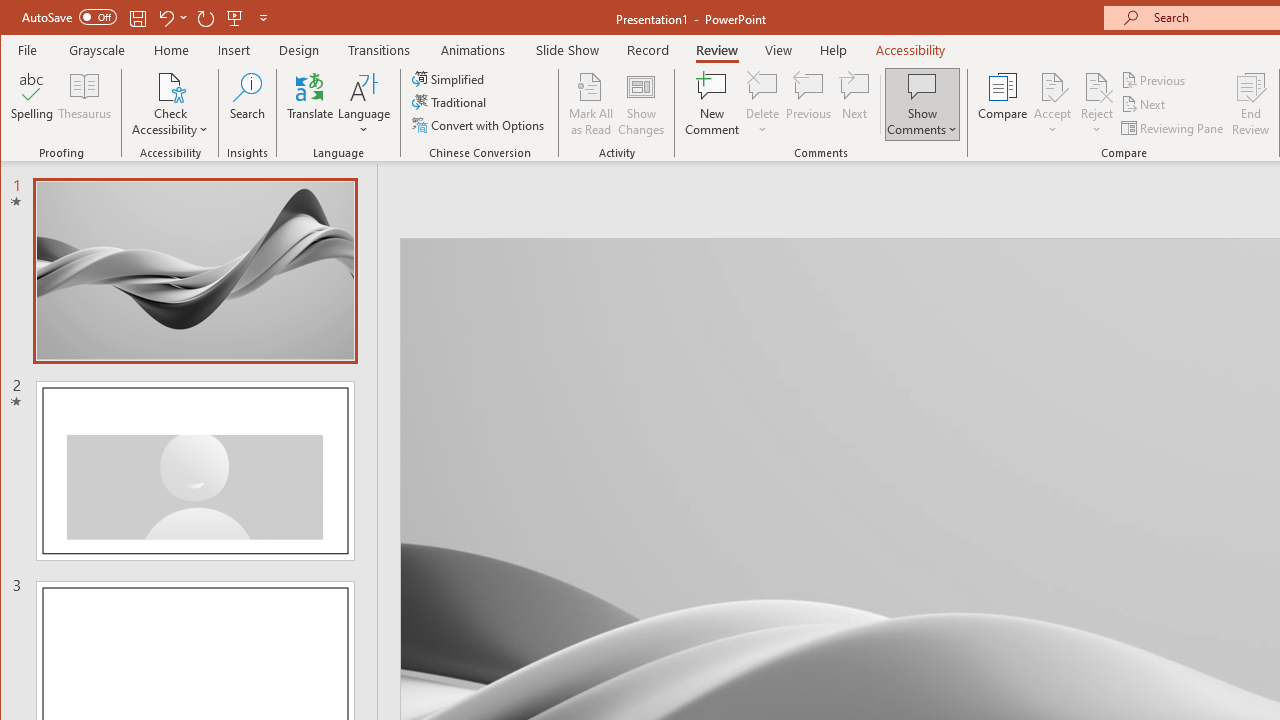  I want to click on 'Show Comments', so click(921, 85).